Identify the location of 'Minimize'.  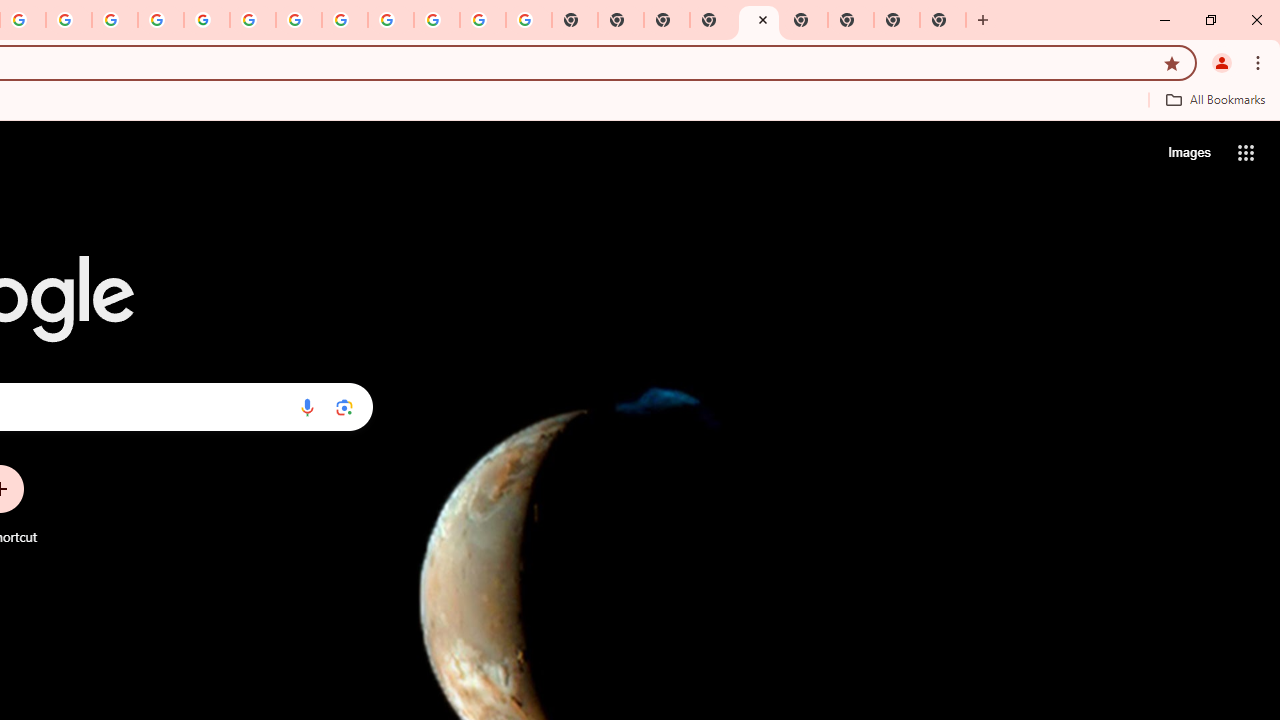
(1165, 20).